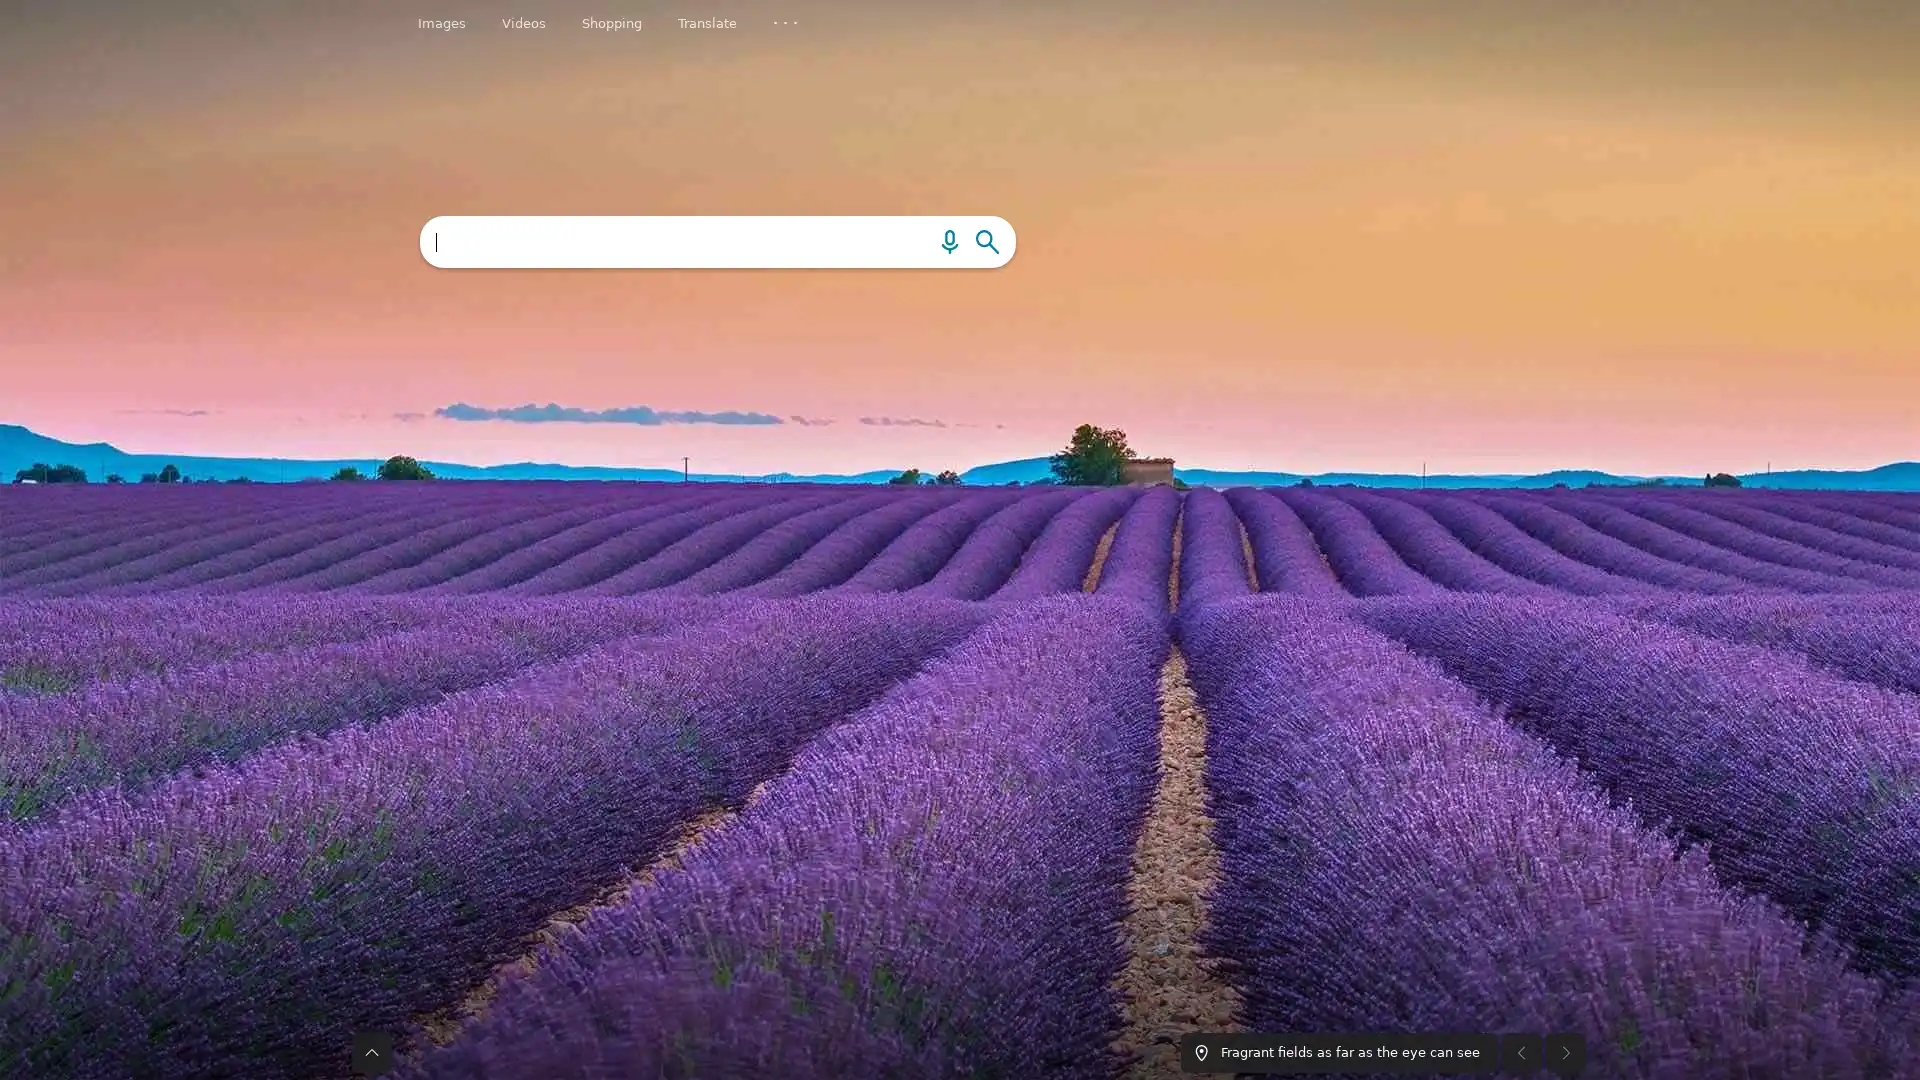 Image resolution: width=1920 pixels, height=1080 pixels. Describe the element at coordinates (948, 240) in the screenshot. I see `Search using an image` at that location.